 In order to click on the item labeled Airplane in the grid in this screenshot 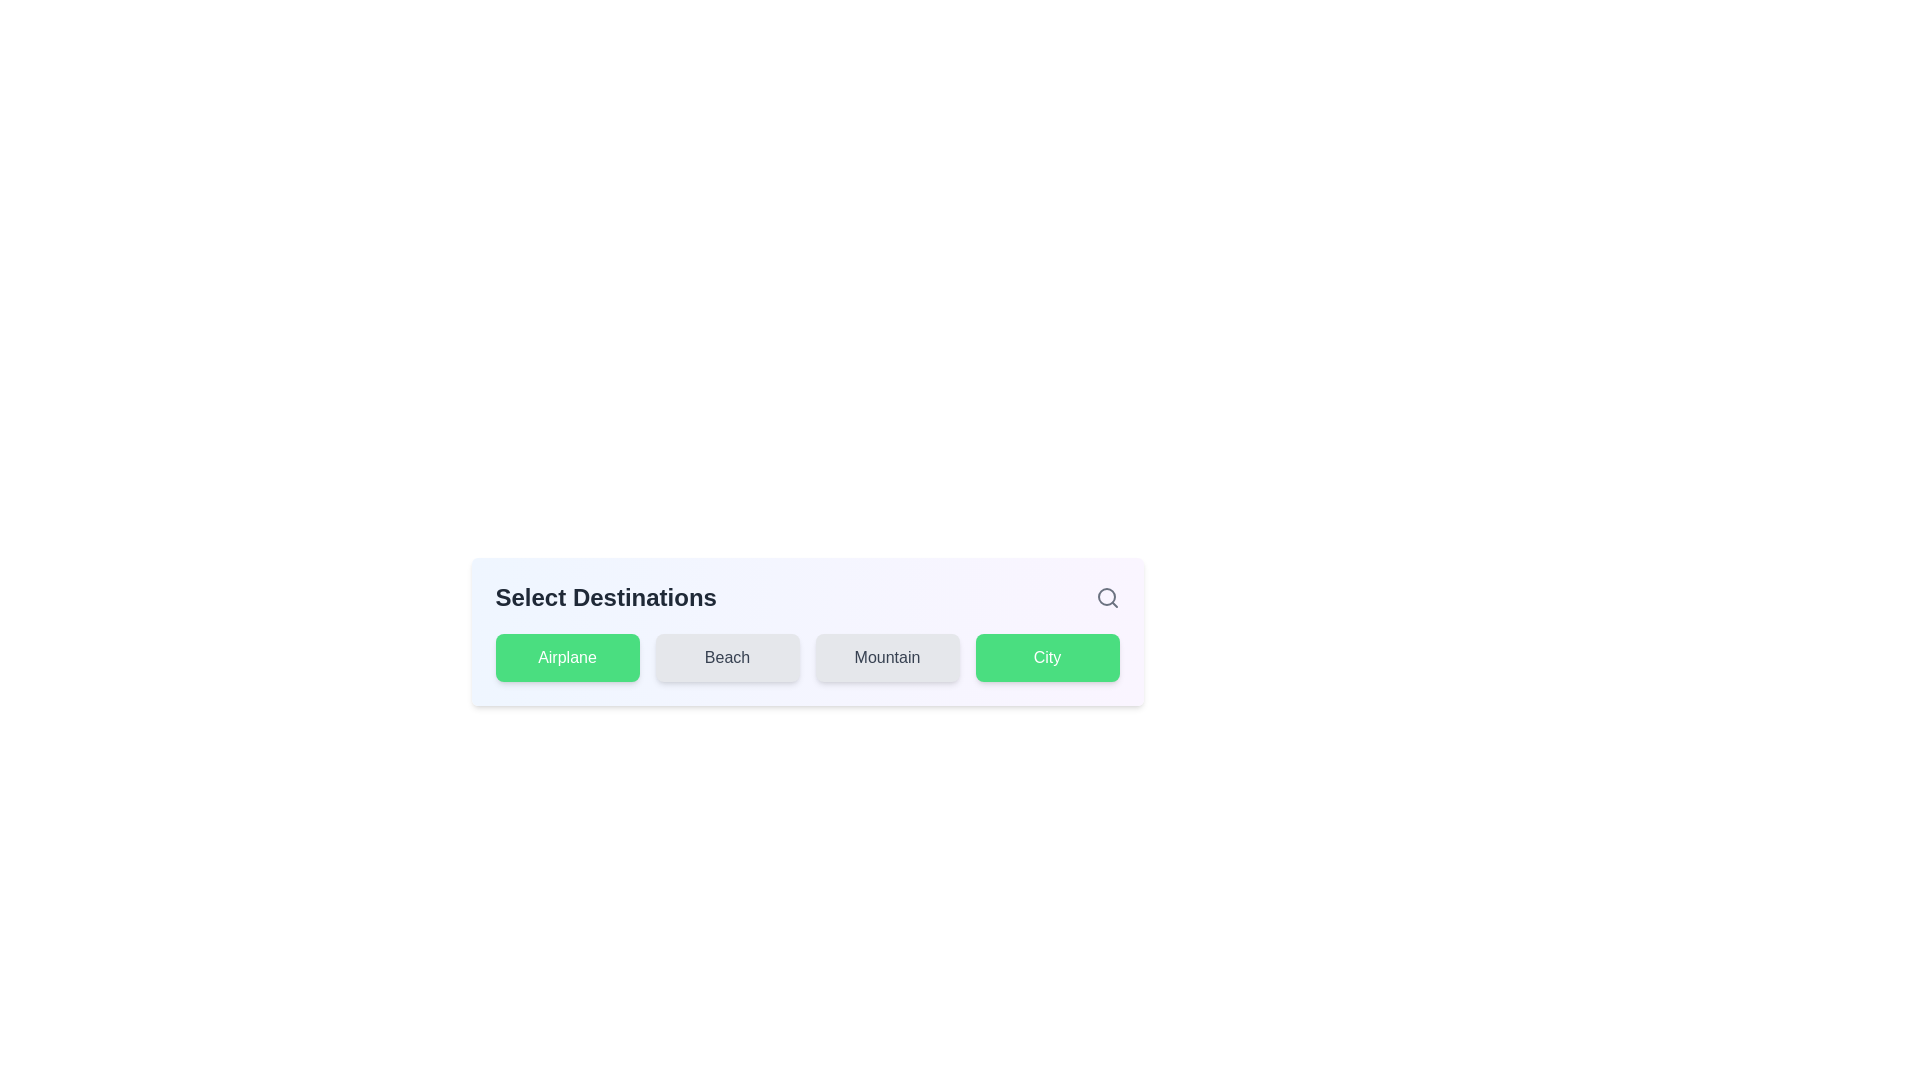, I will do `click(566, 658)`.